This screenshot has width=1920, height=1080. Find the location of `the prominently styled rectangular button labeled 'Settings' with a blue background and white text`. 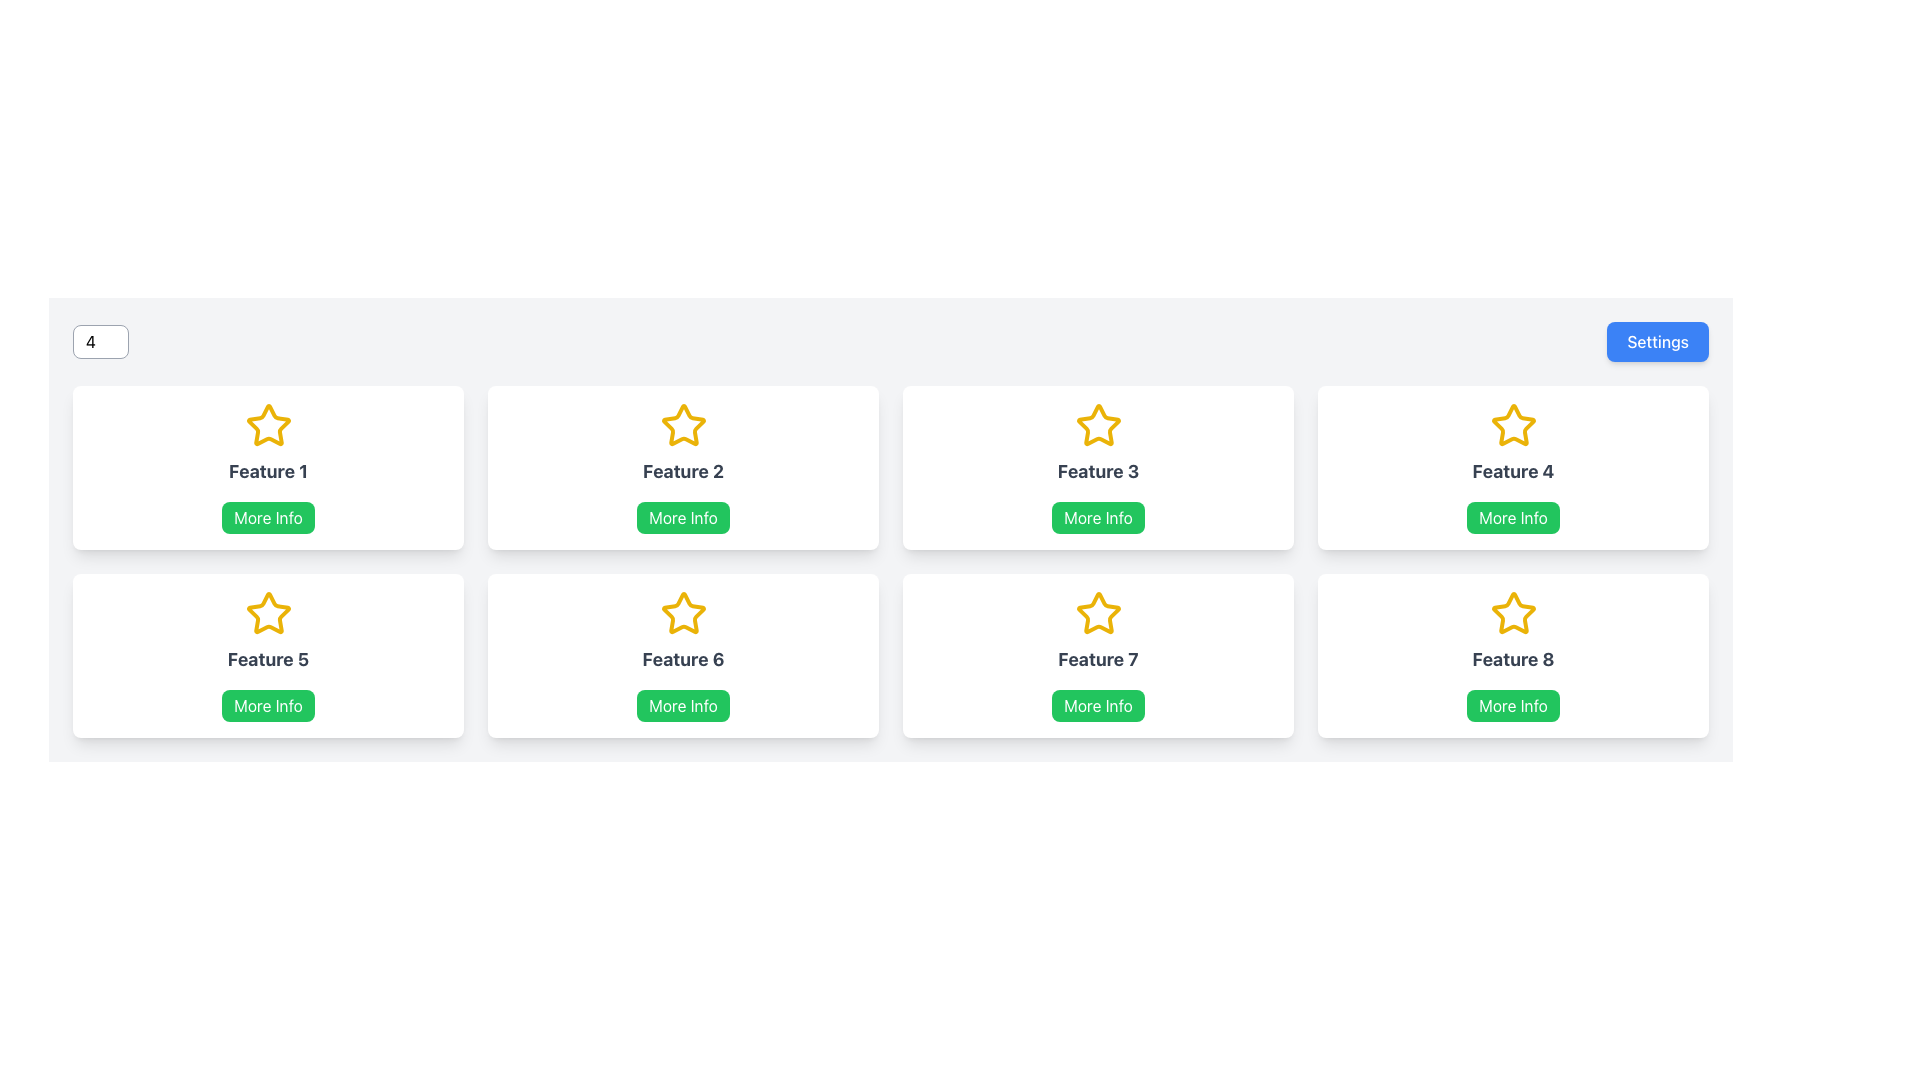

the prominently styled rectangular button labeled 'Settings' with a blue background and white text is located at coordinates (1658, 341).